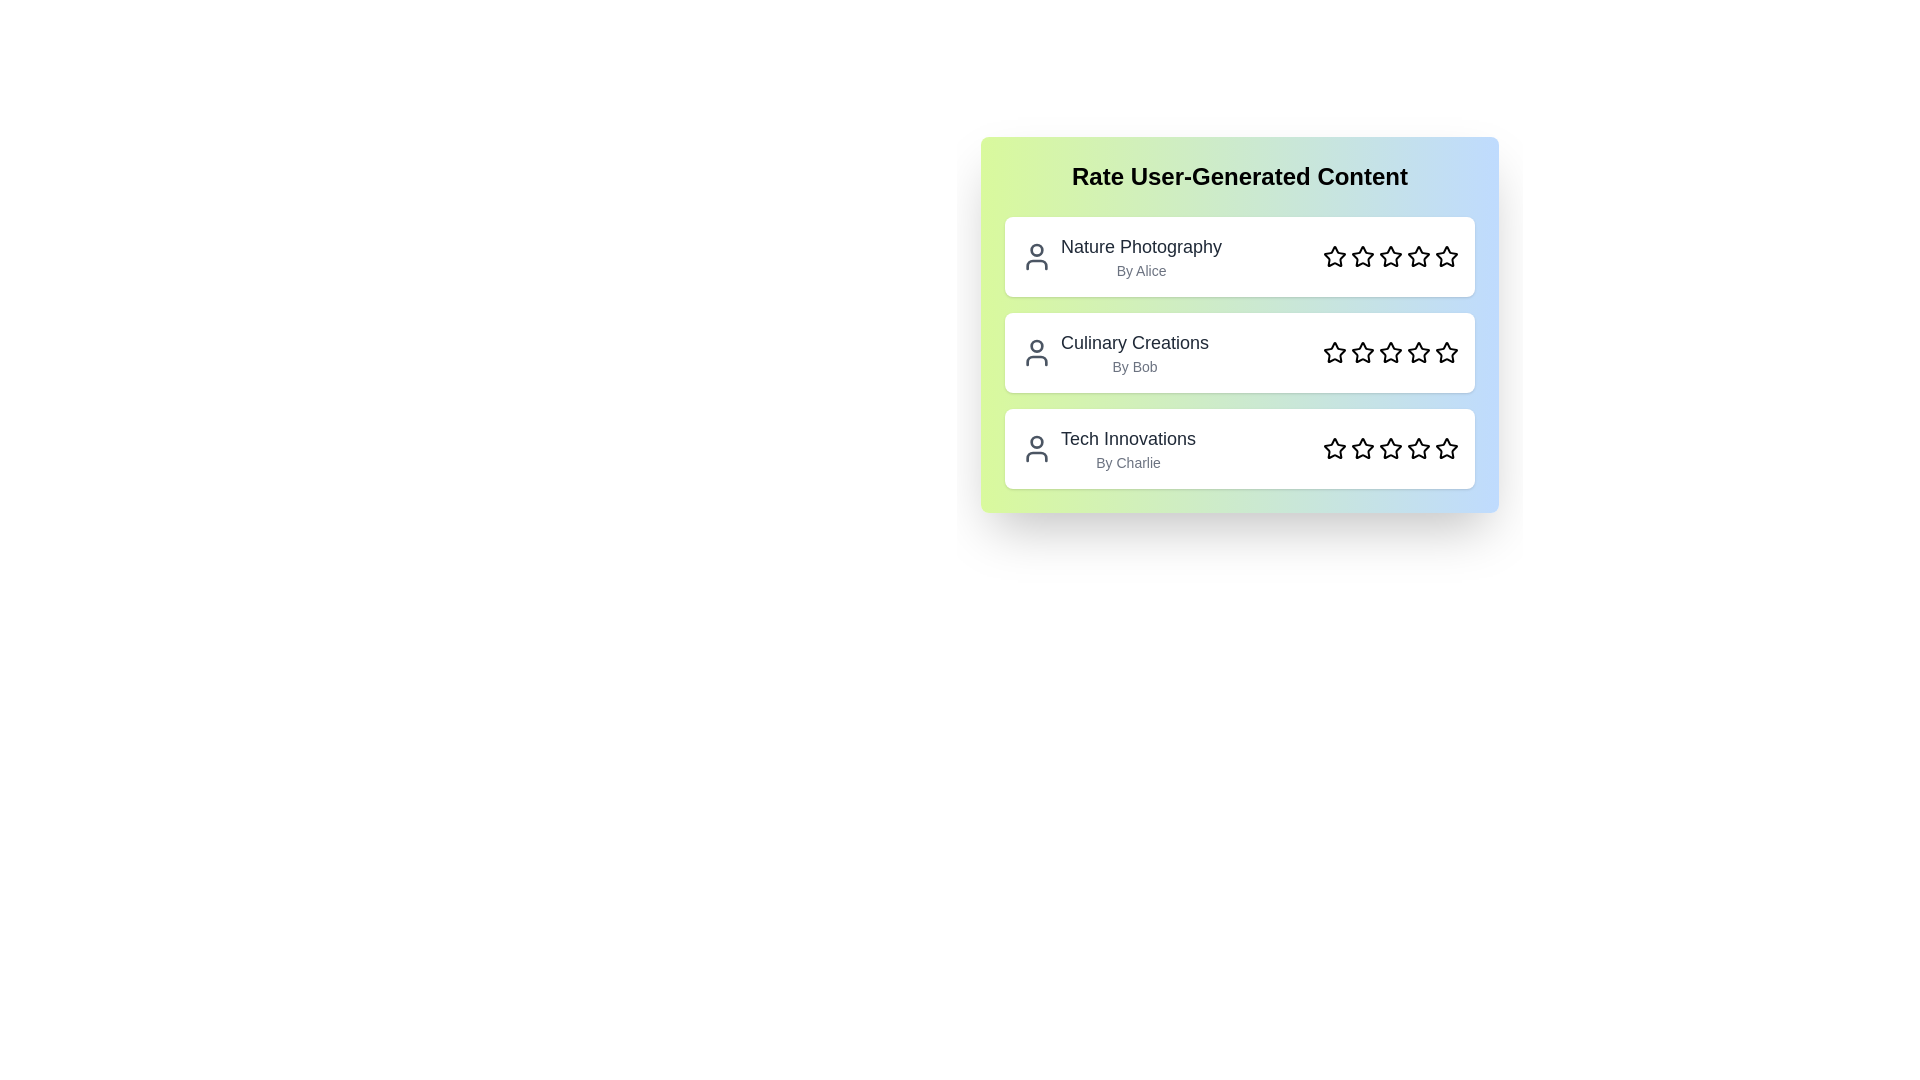 Image resolution: width=1920 pixels, height=1080 pixels. Describe the element at coordinates (1121, 256) in the screenshot. I see `the content entry to view its title and author information` at that location.